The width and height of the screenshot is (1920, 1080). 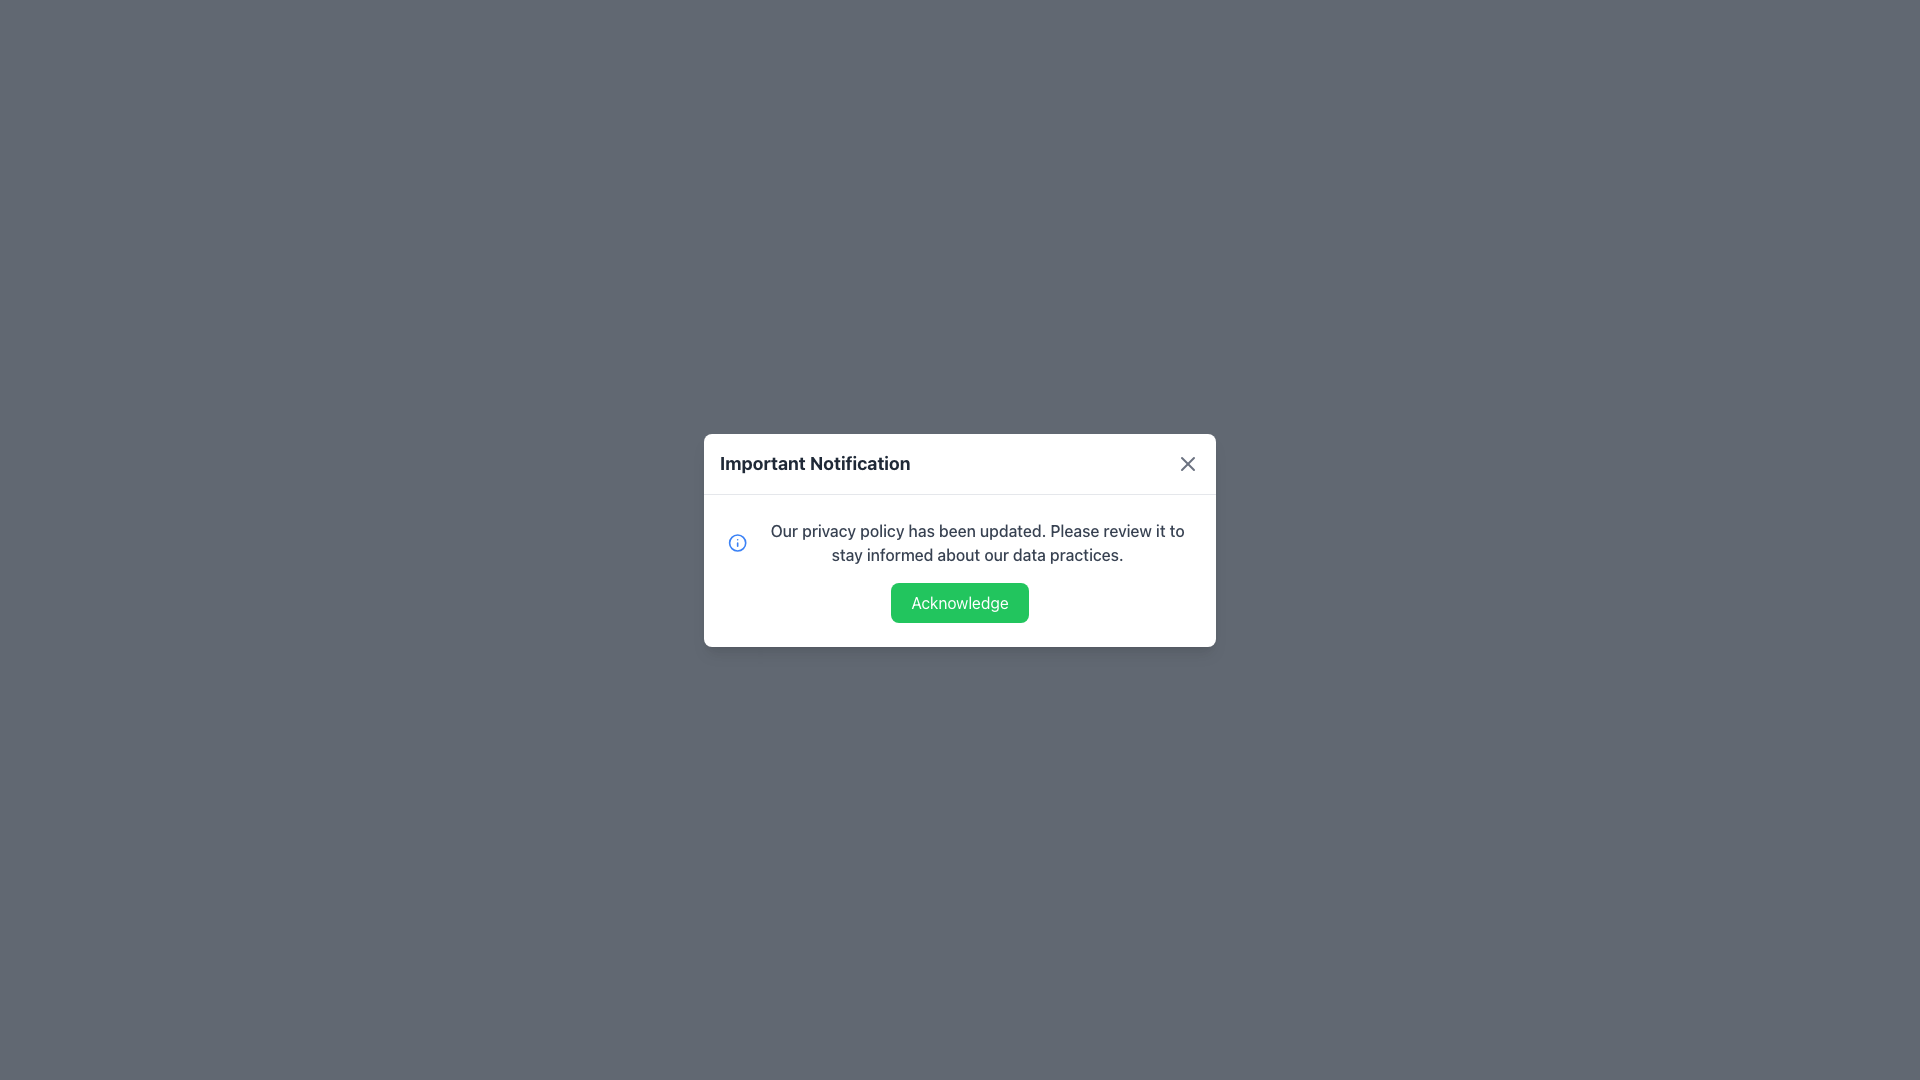 What do you see at coordinates (1188, 463) in the screenshot?
I see `the Close Icon (SVG) located at the top-right corner of the 'Important Notification' modal` at bounding box center [1188, 463].